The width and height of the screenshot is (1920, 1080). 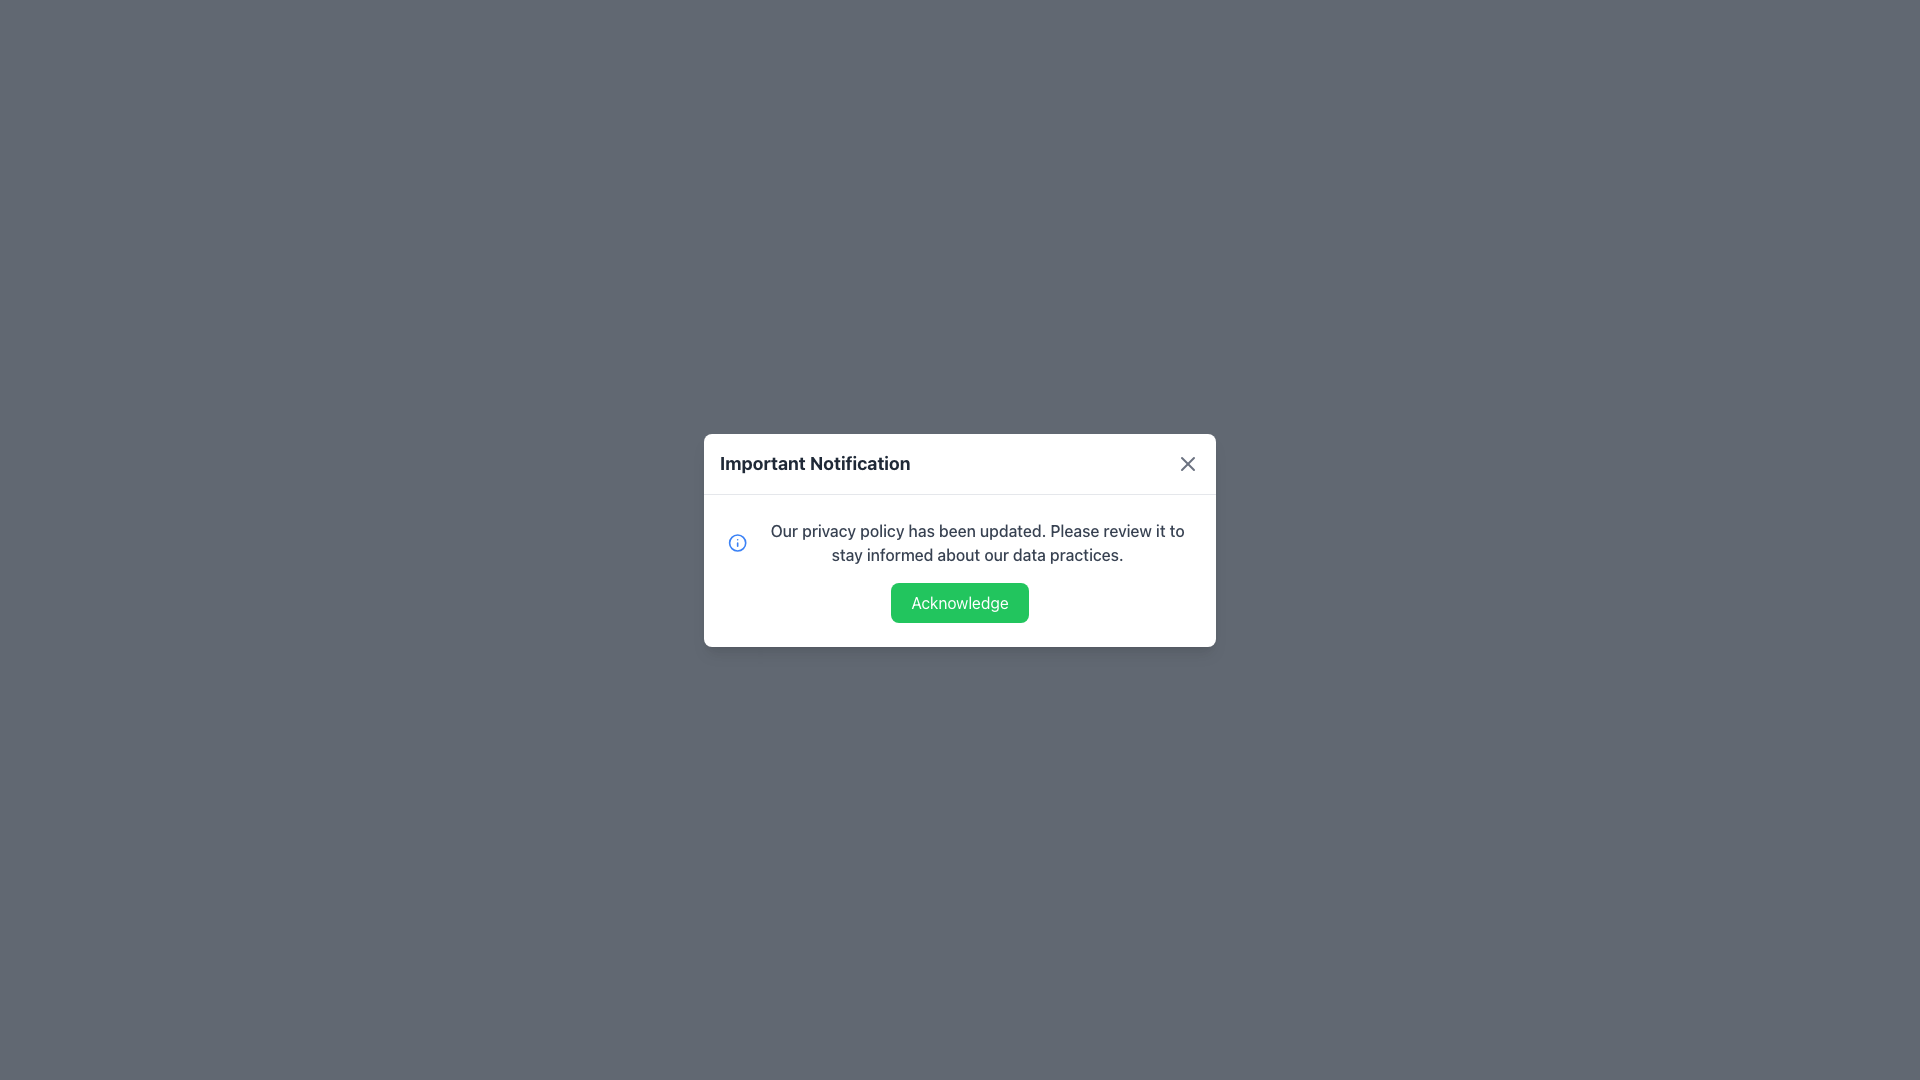 What do you see at coordinates (1188, 463) in the screenshot?
I see `the Close Icon (SVG) located at the top-right corner of the 'Important Notification' modal` at bounding box center [1188, 463].